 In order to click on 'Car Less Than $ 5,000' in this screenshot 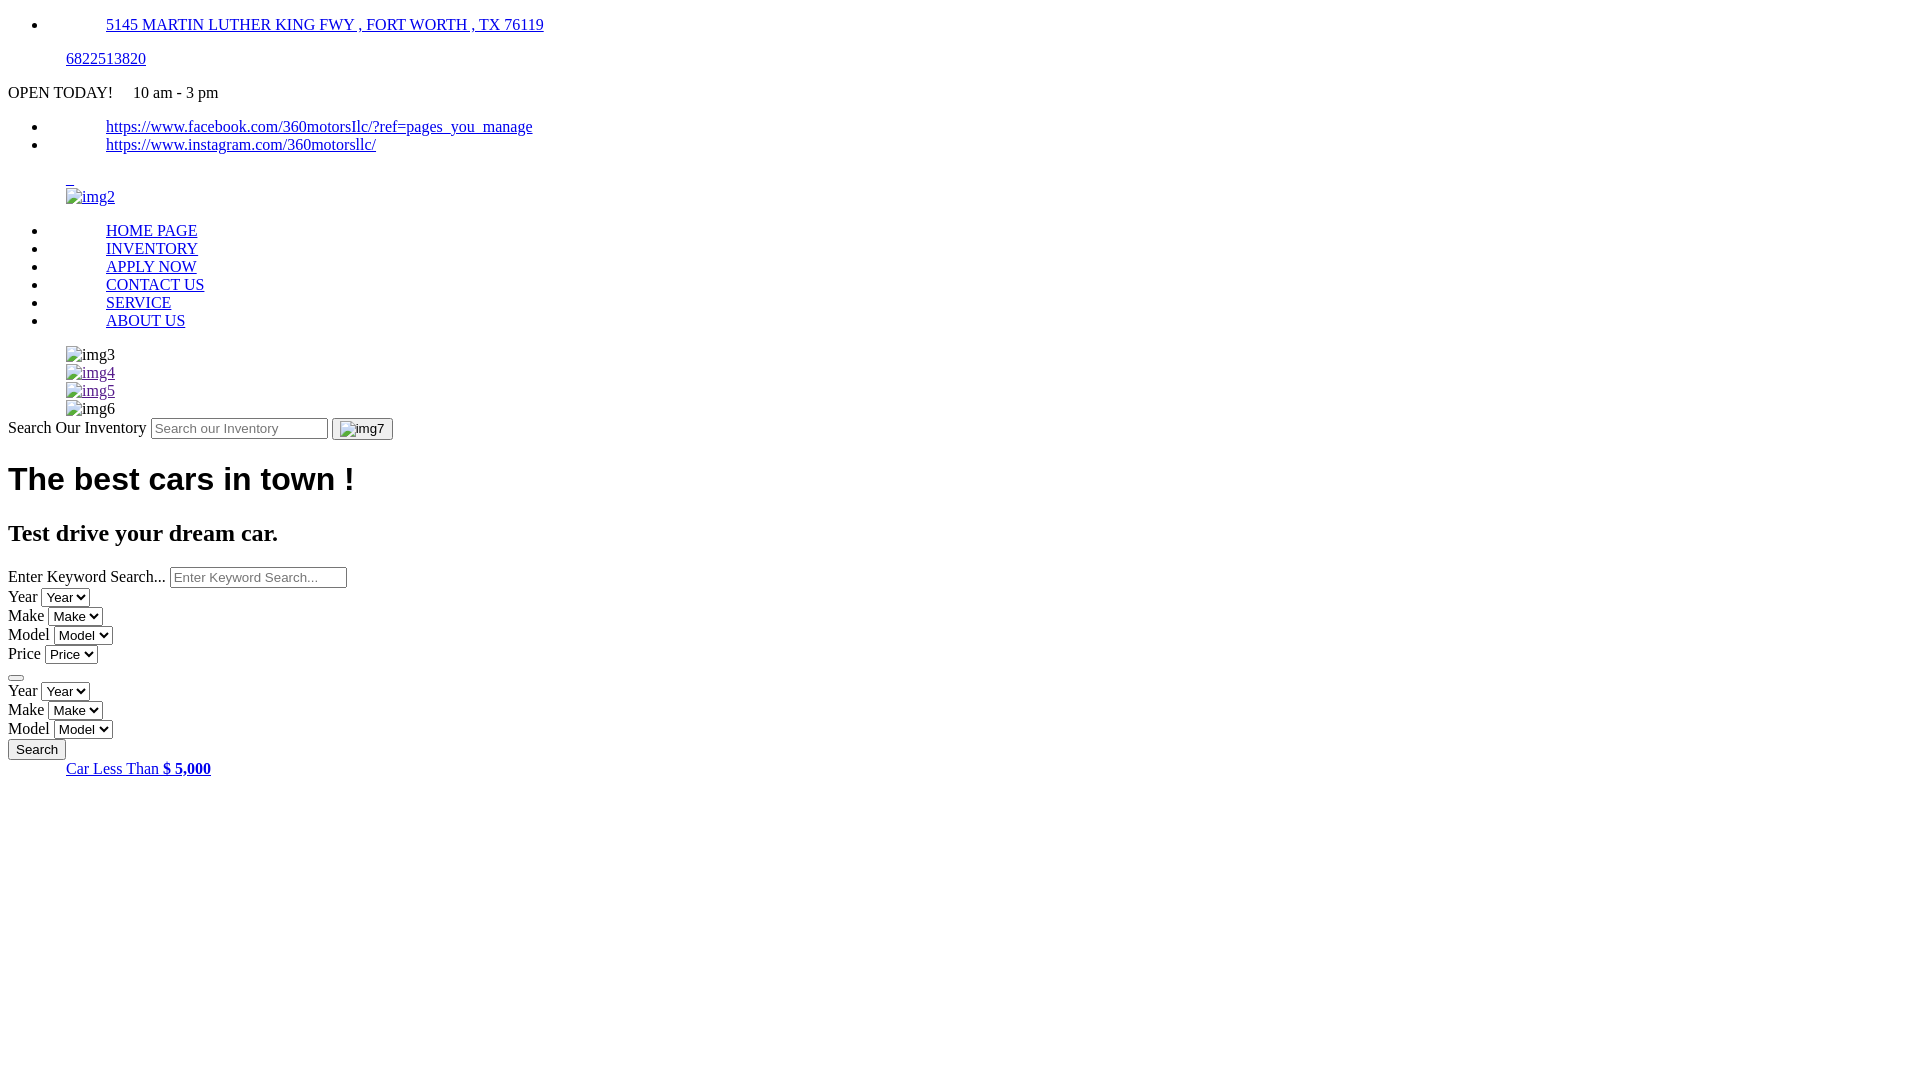, I will do `click(137, 767)`.